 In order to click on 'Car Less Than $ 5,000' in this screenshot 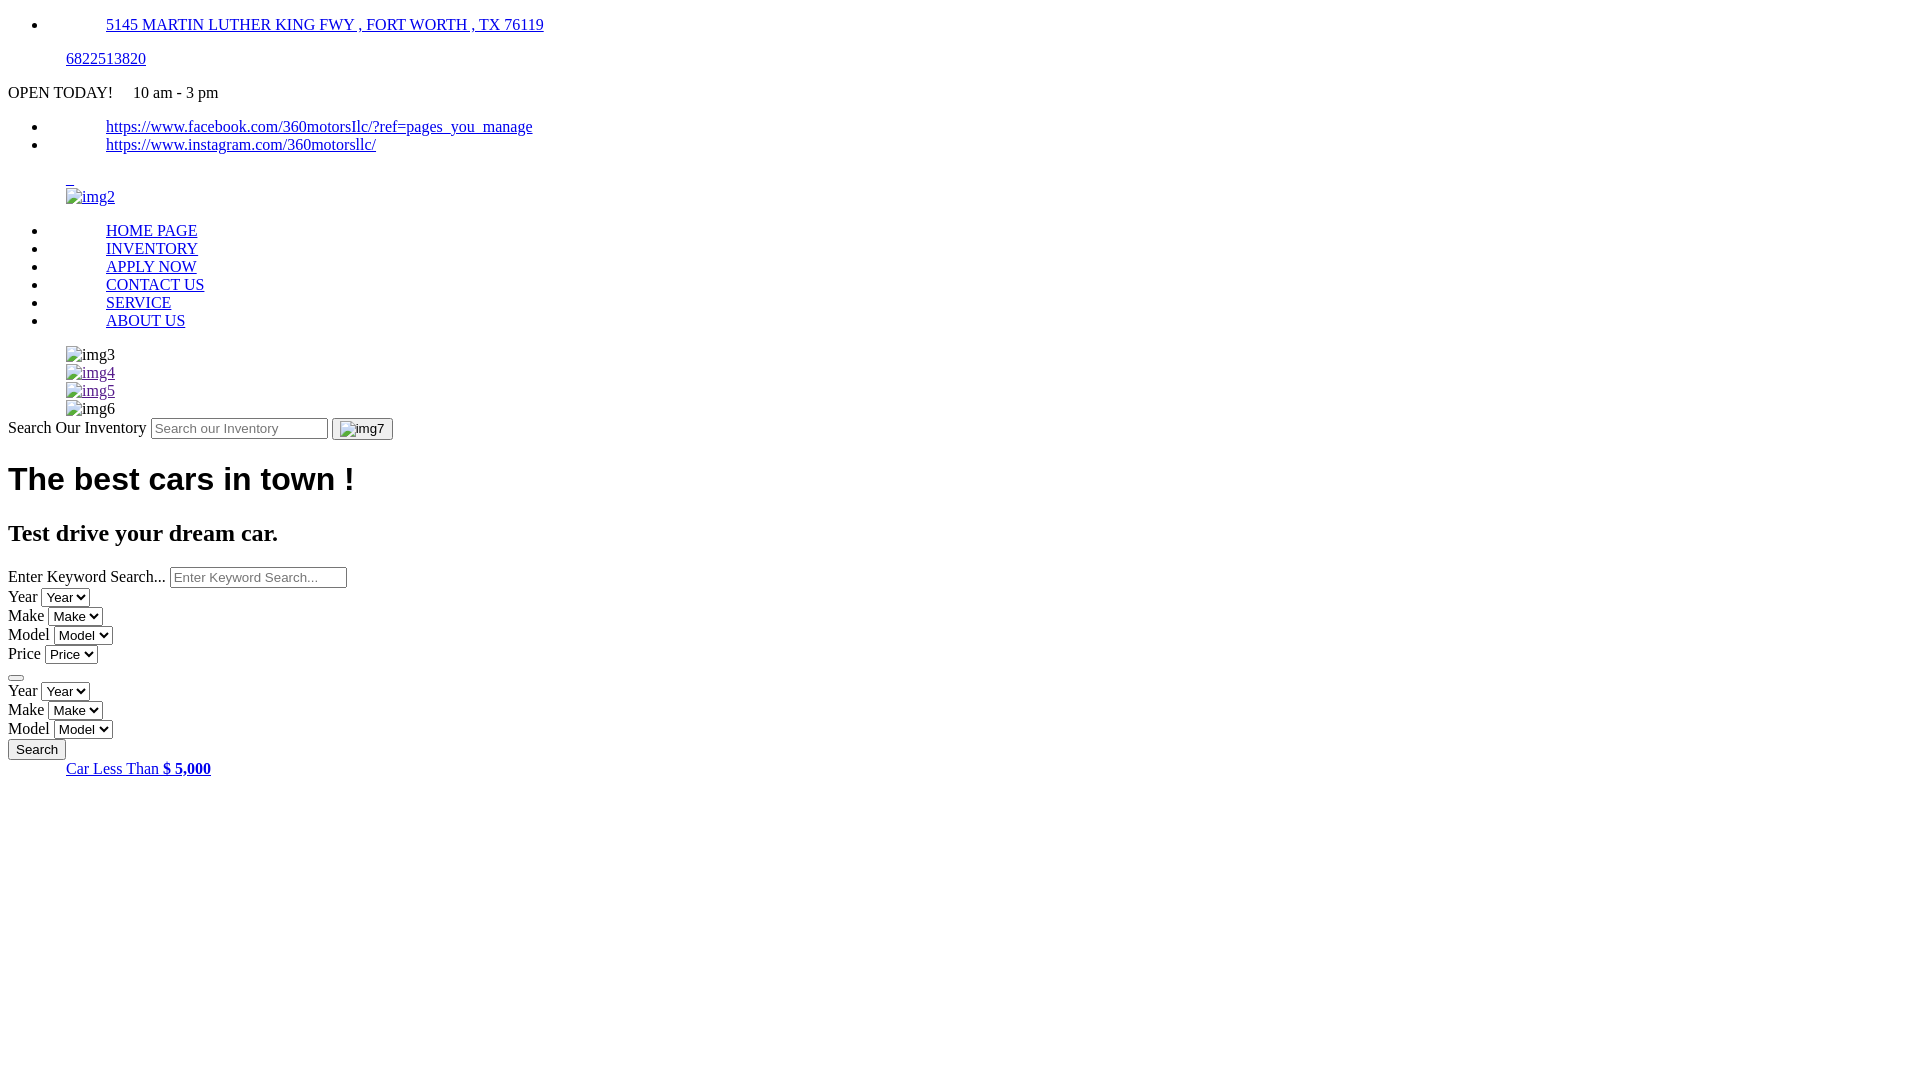, I will do `click(137, 767)`.